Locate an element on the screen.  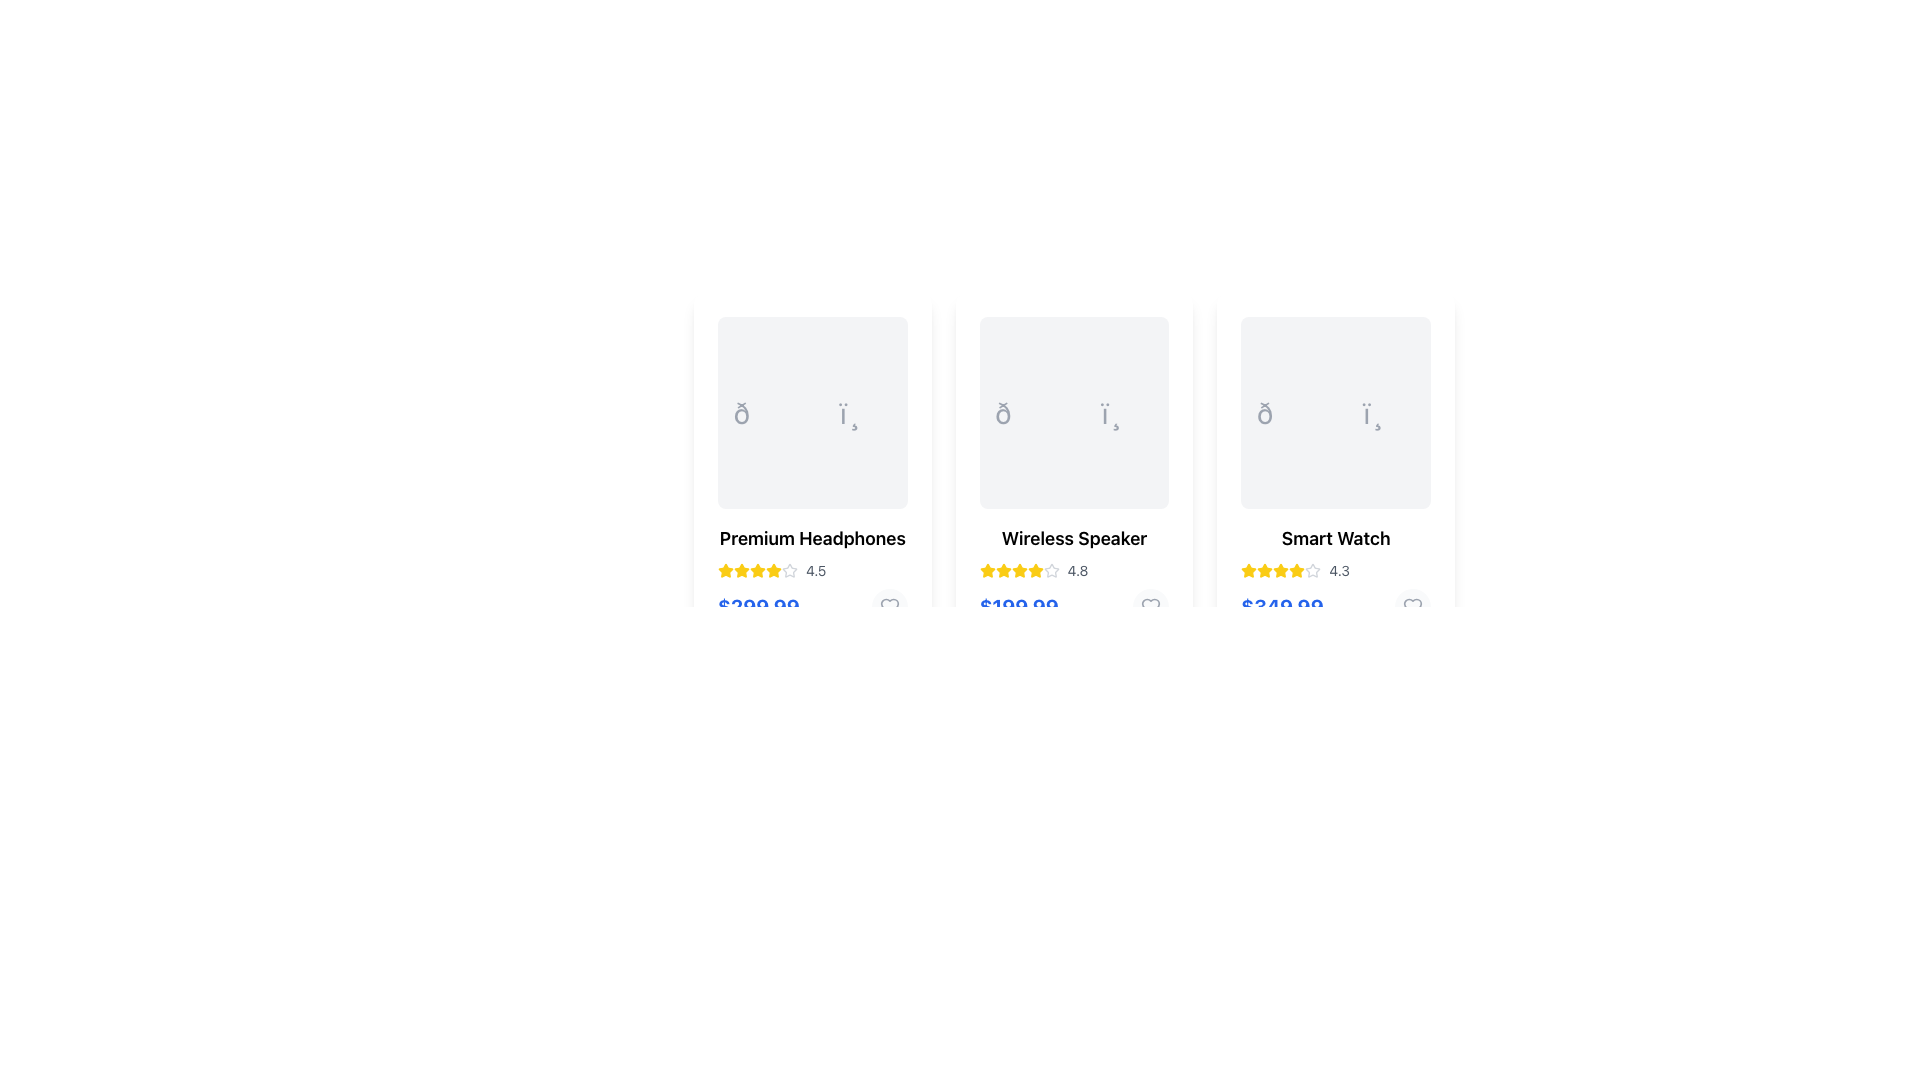
the star icon representing the rating for the product 'Wireless Speaker' to interact with it is located at coordinates (1050, 570).